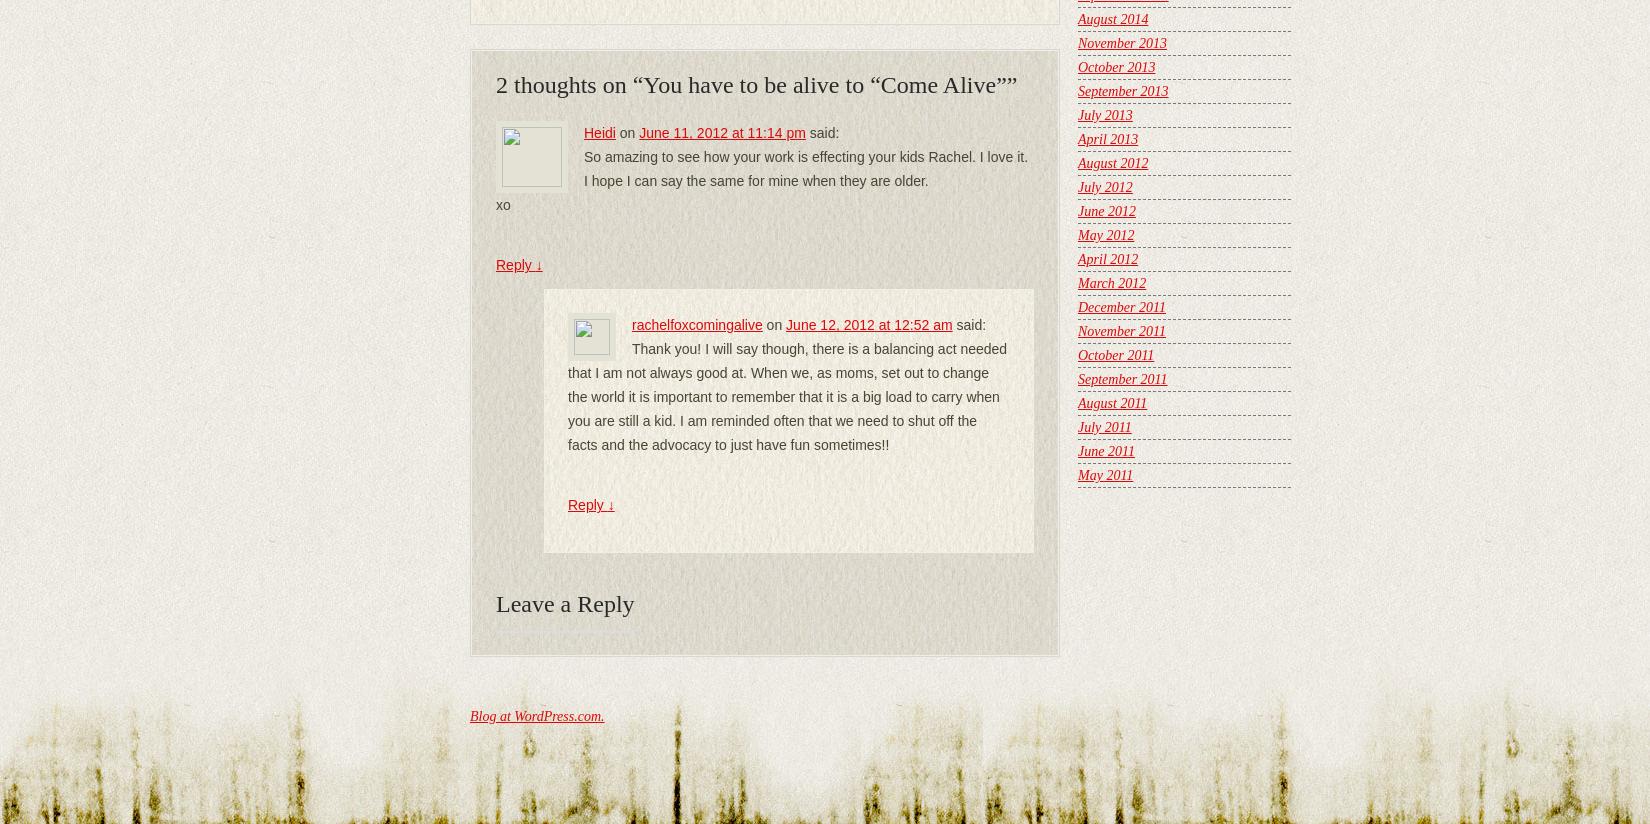 Image resolution: width=1650 pixels, height=824 pixels. What do you see at coordinates (536, 715) in the screenshot?
I see `'Blog at WordPress.com.'` at bounding box center [536, 715].